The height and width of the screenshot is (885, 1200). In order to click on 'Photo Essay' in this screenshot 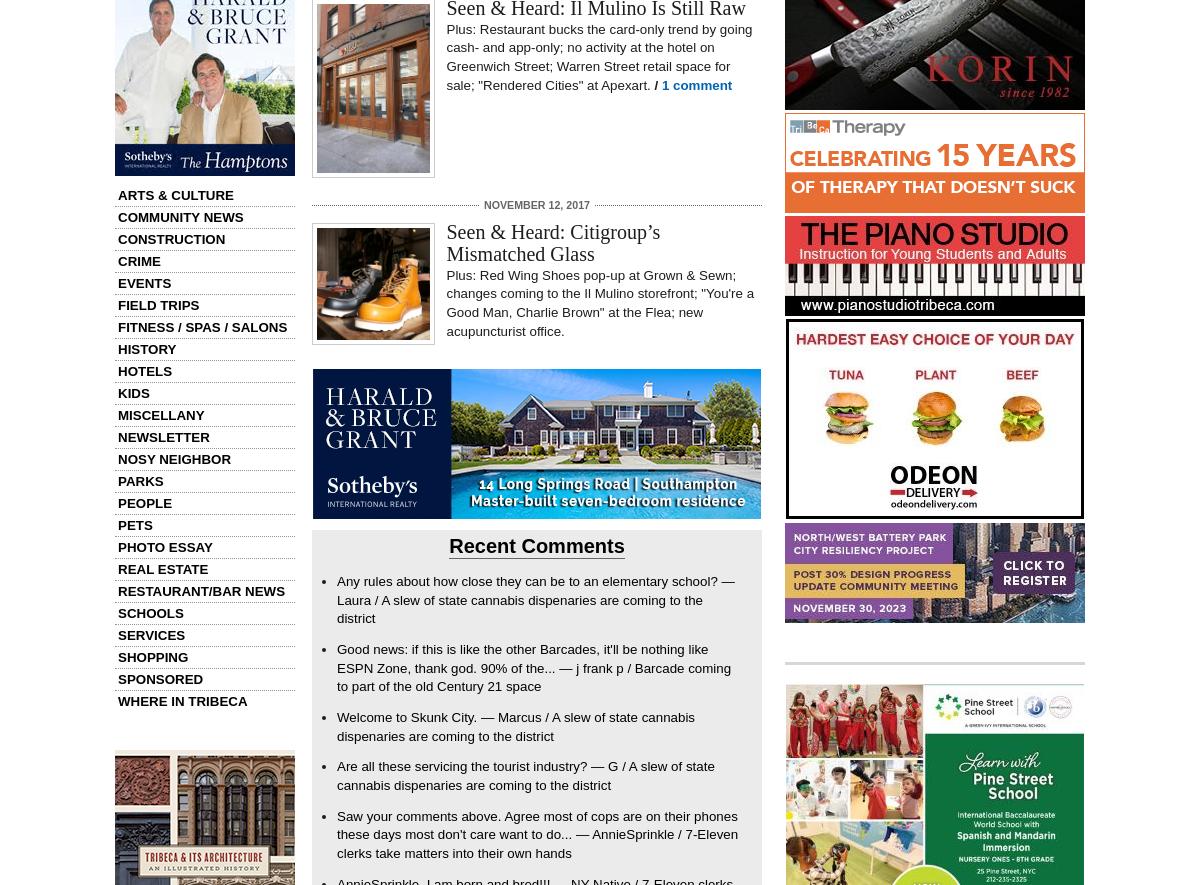, I will do `click(164, 546)`.